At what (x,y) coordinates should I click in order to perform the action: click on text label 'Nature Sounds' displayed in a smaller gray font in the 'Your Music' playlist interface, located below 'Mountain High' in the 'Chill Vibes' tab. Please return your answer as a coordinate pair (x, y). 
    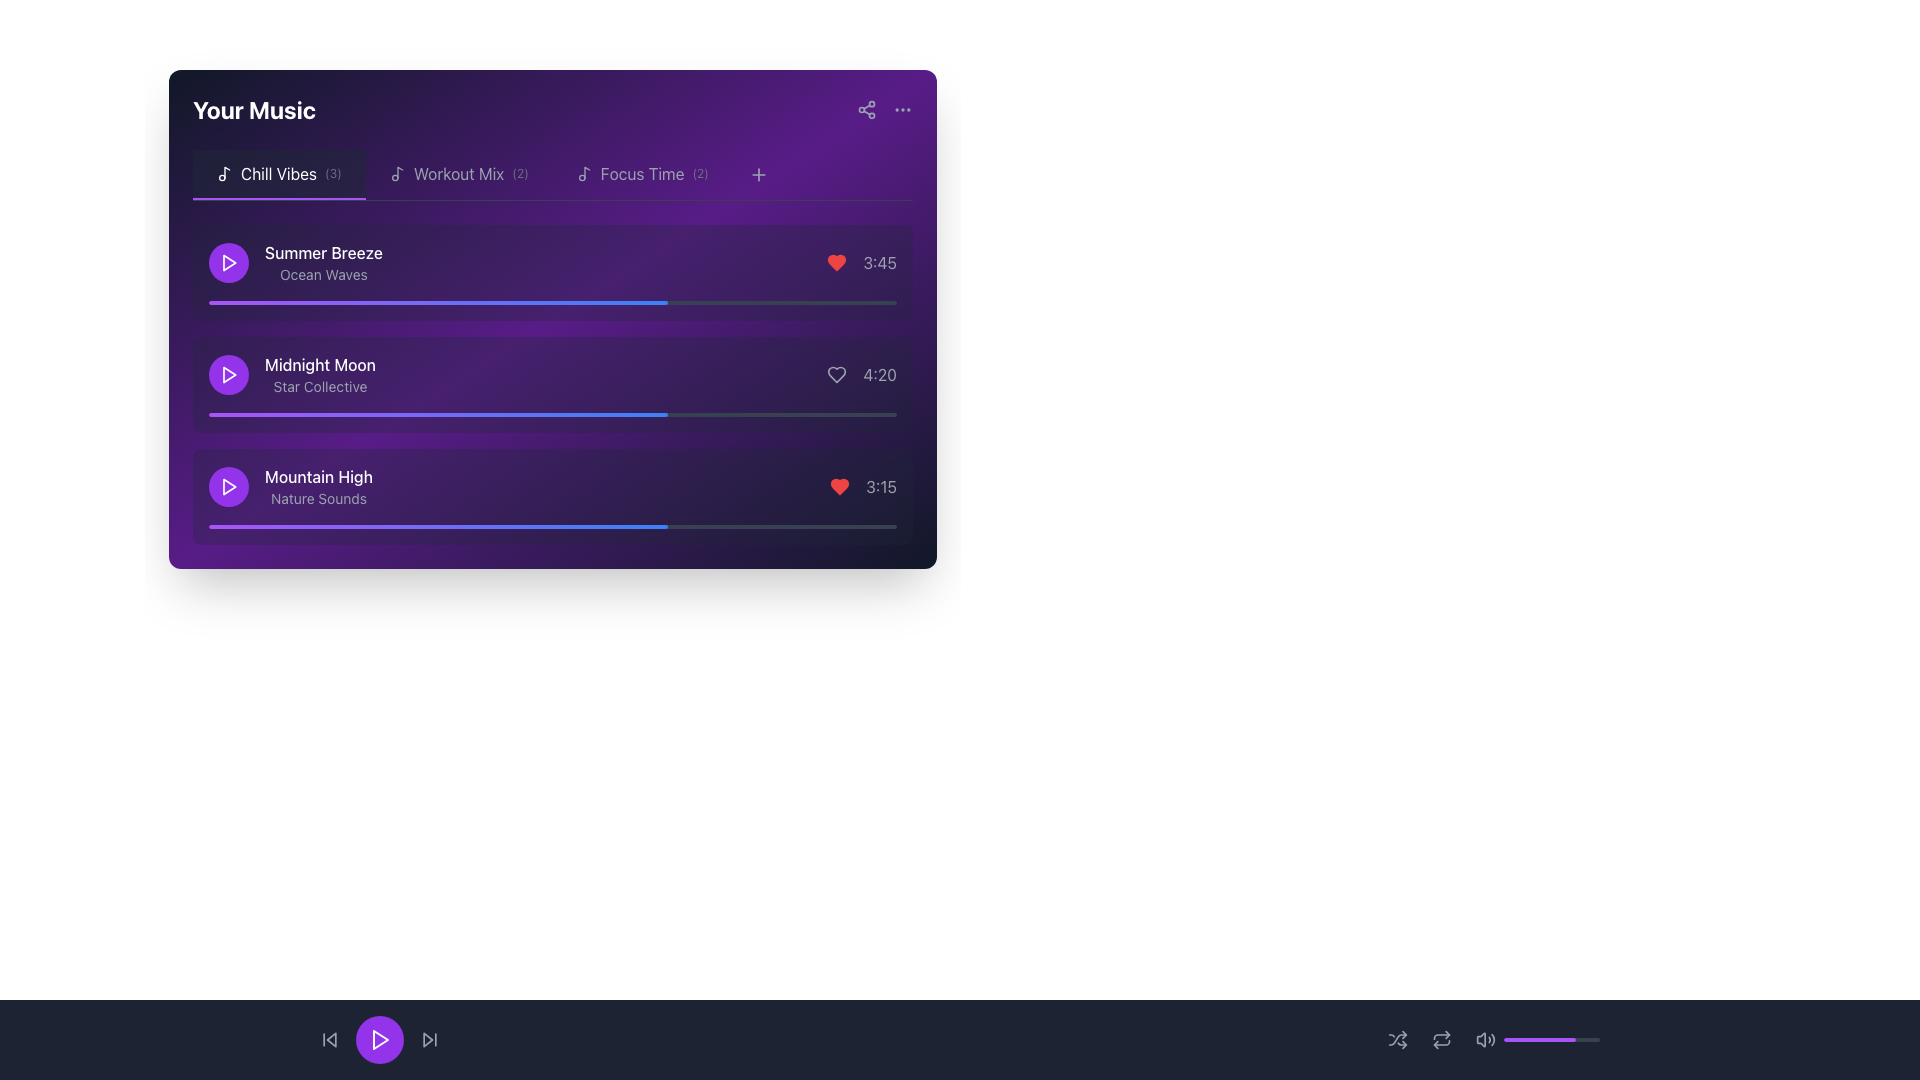
    Looking at the image, I should click on (317, 497).